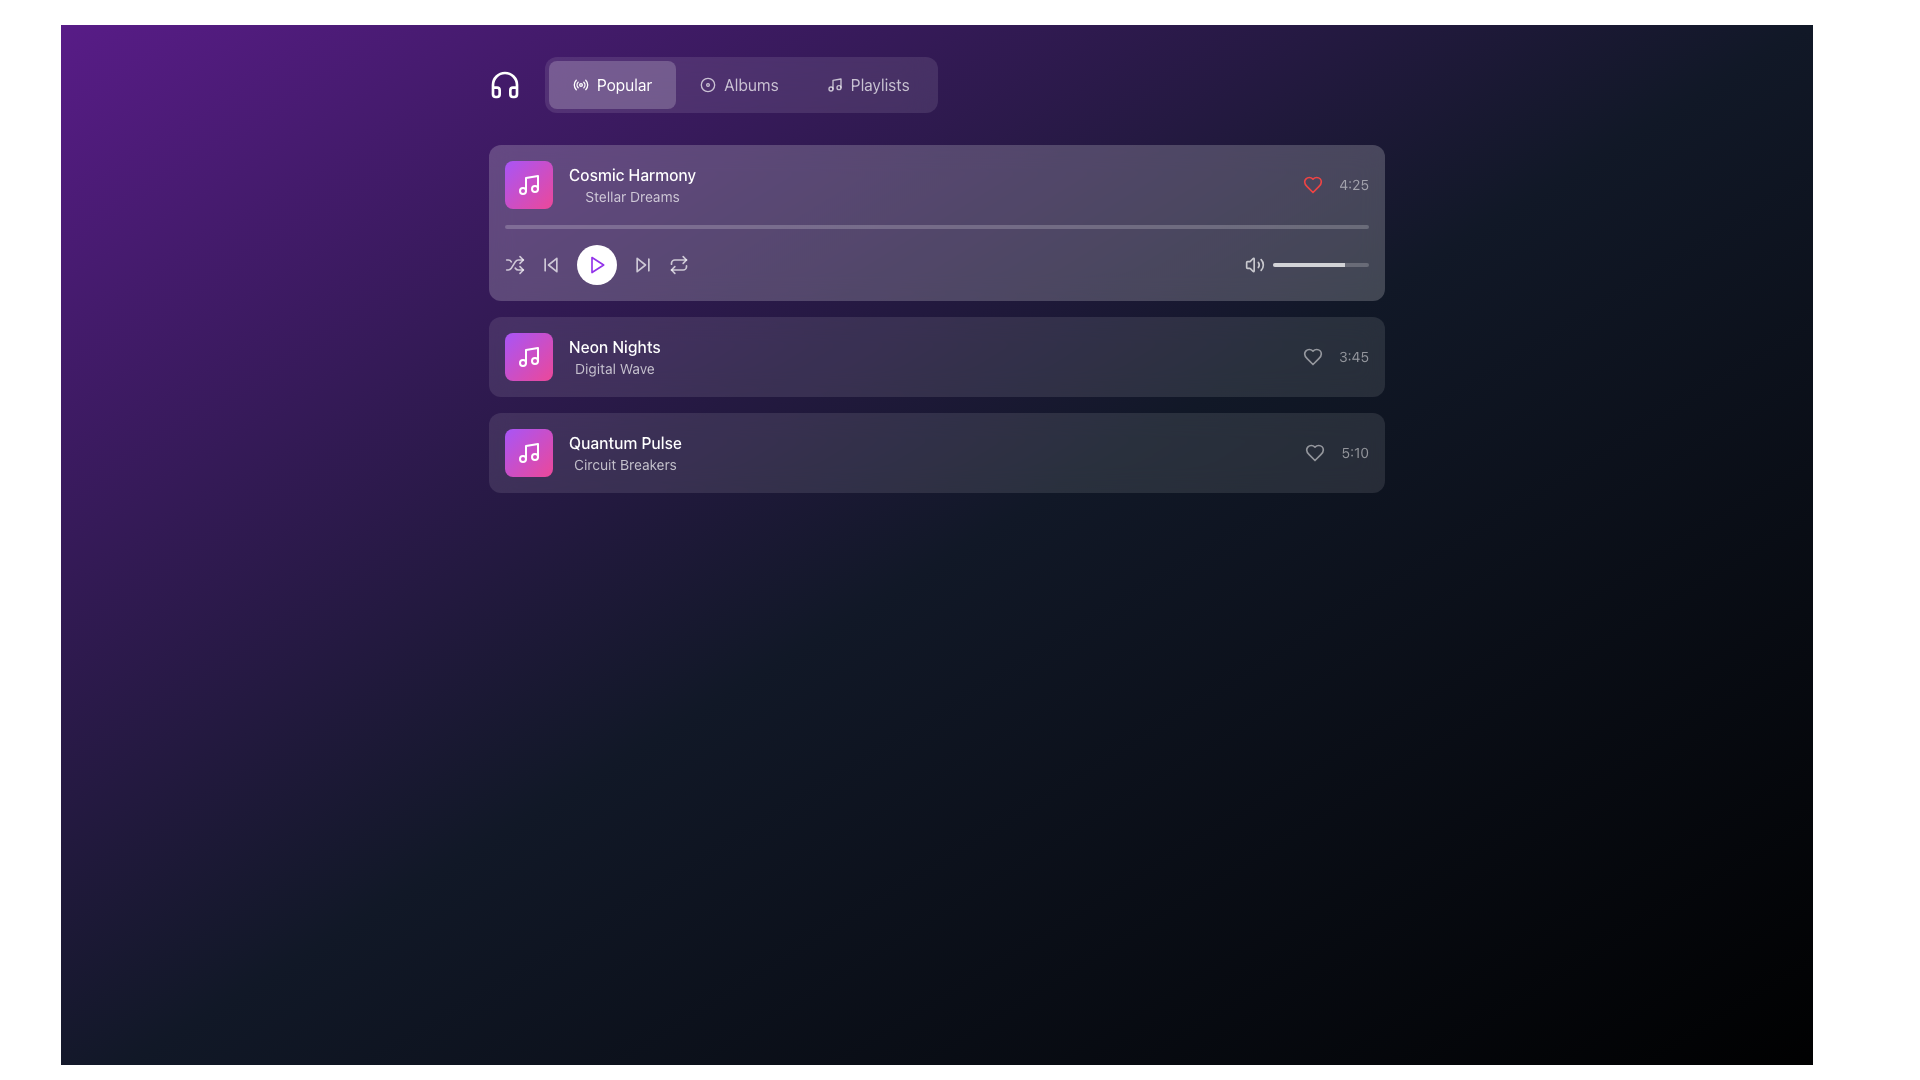 Image resolution: width=1920 pixels, height=1080 pixels. I want to click on the 'Popular' button, which is a rectangular button with rounded corners, featuring a semi-transparent white background and white text, located in the top horizontal menu bar, so click(611, 83).